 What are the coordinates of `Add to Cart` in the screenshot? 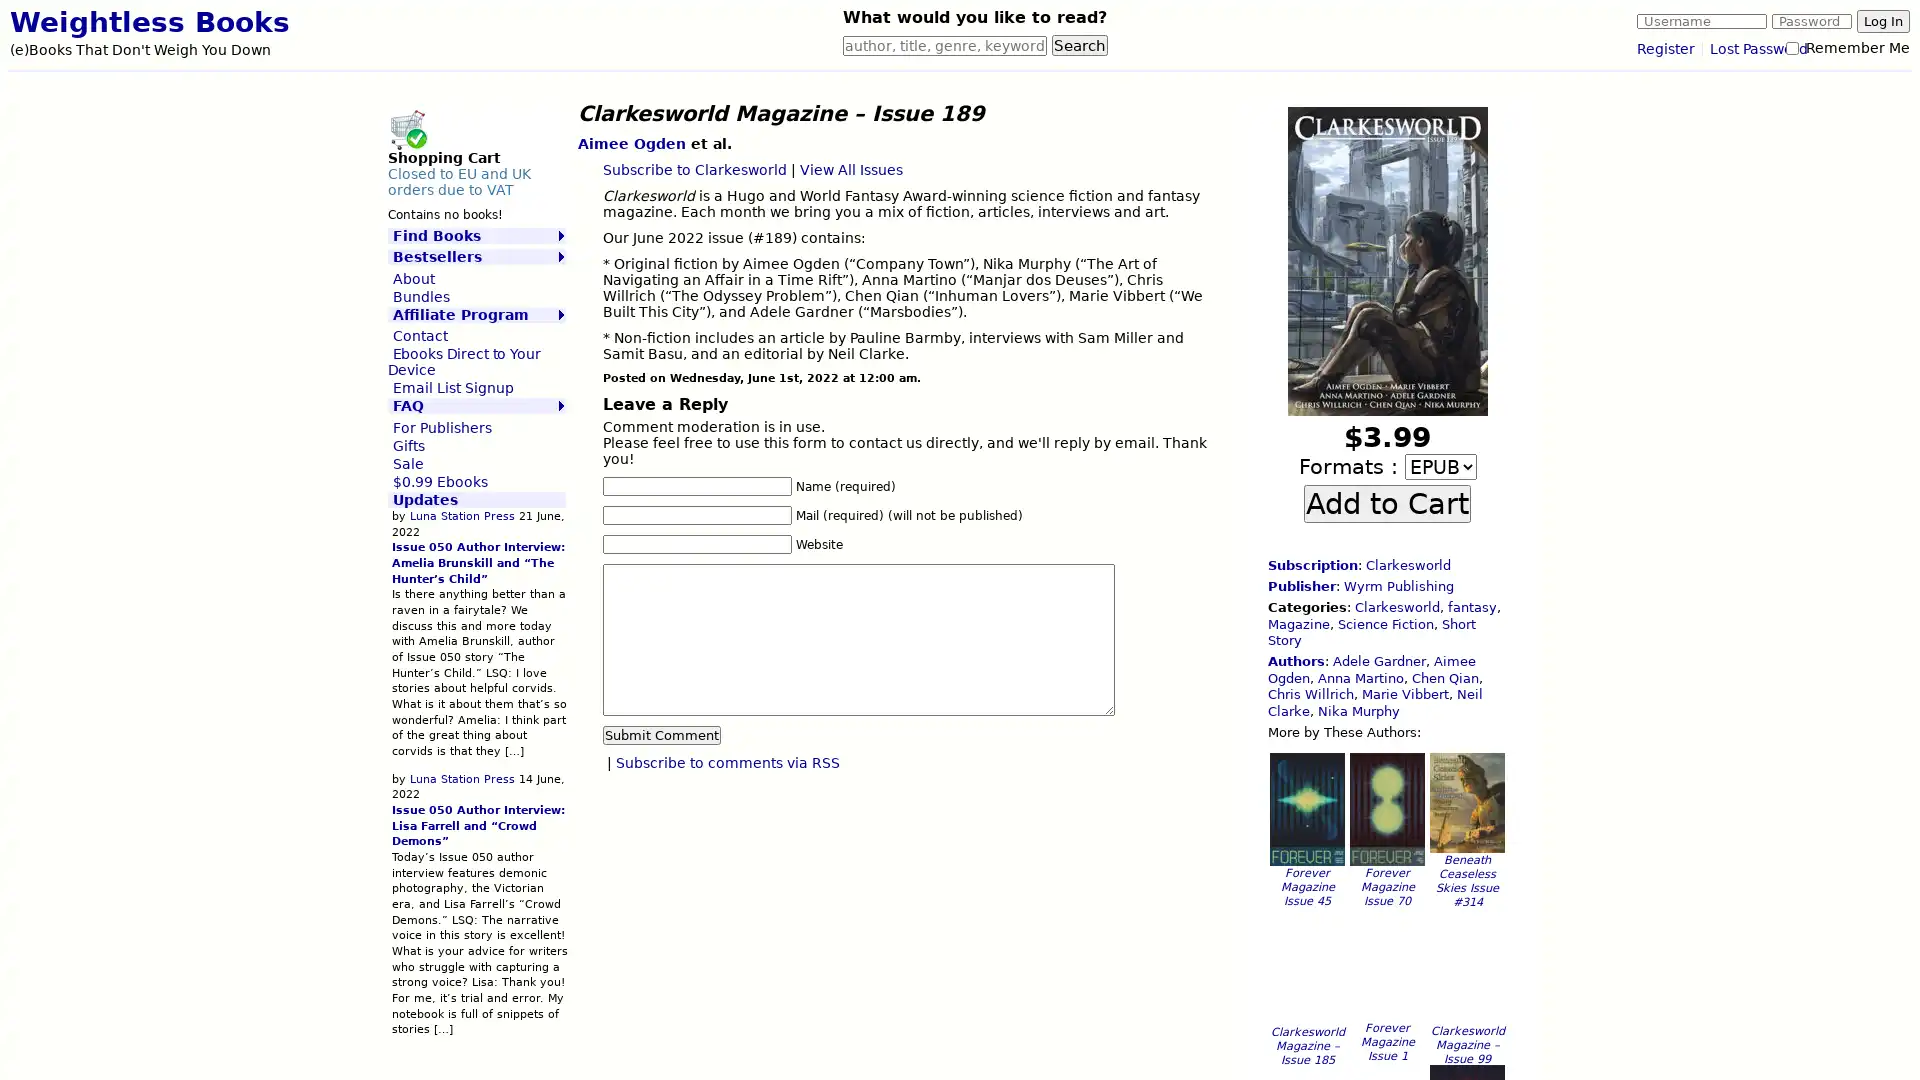 It's located at (1386, 501).